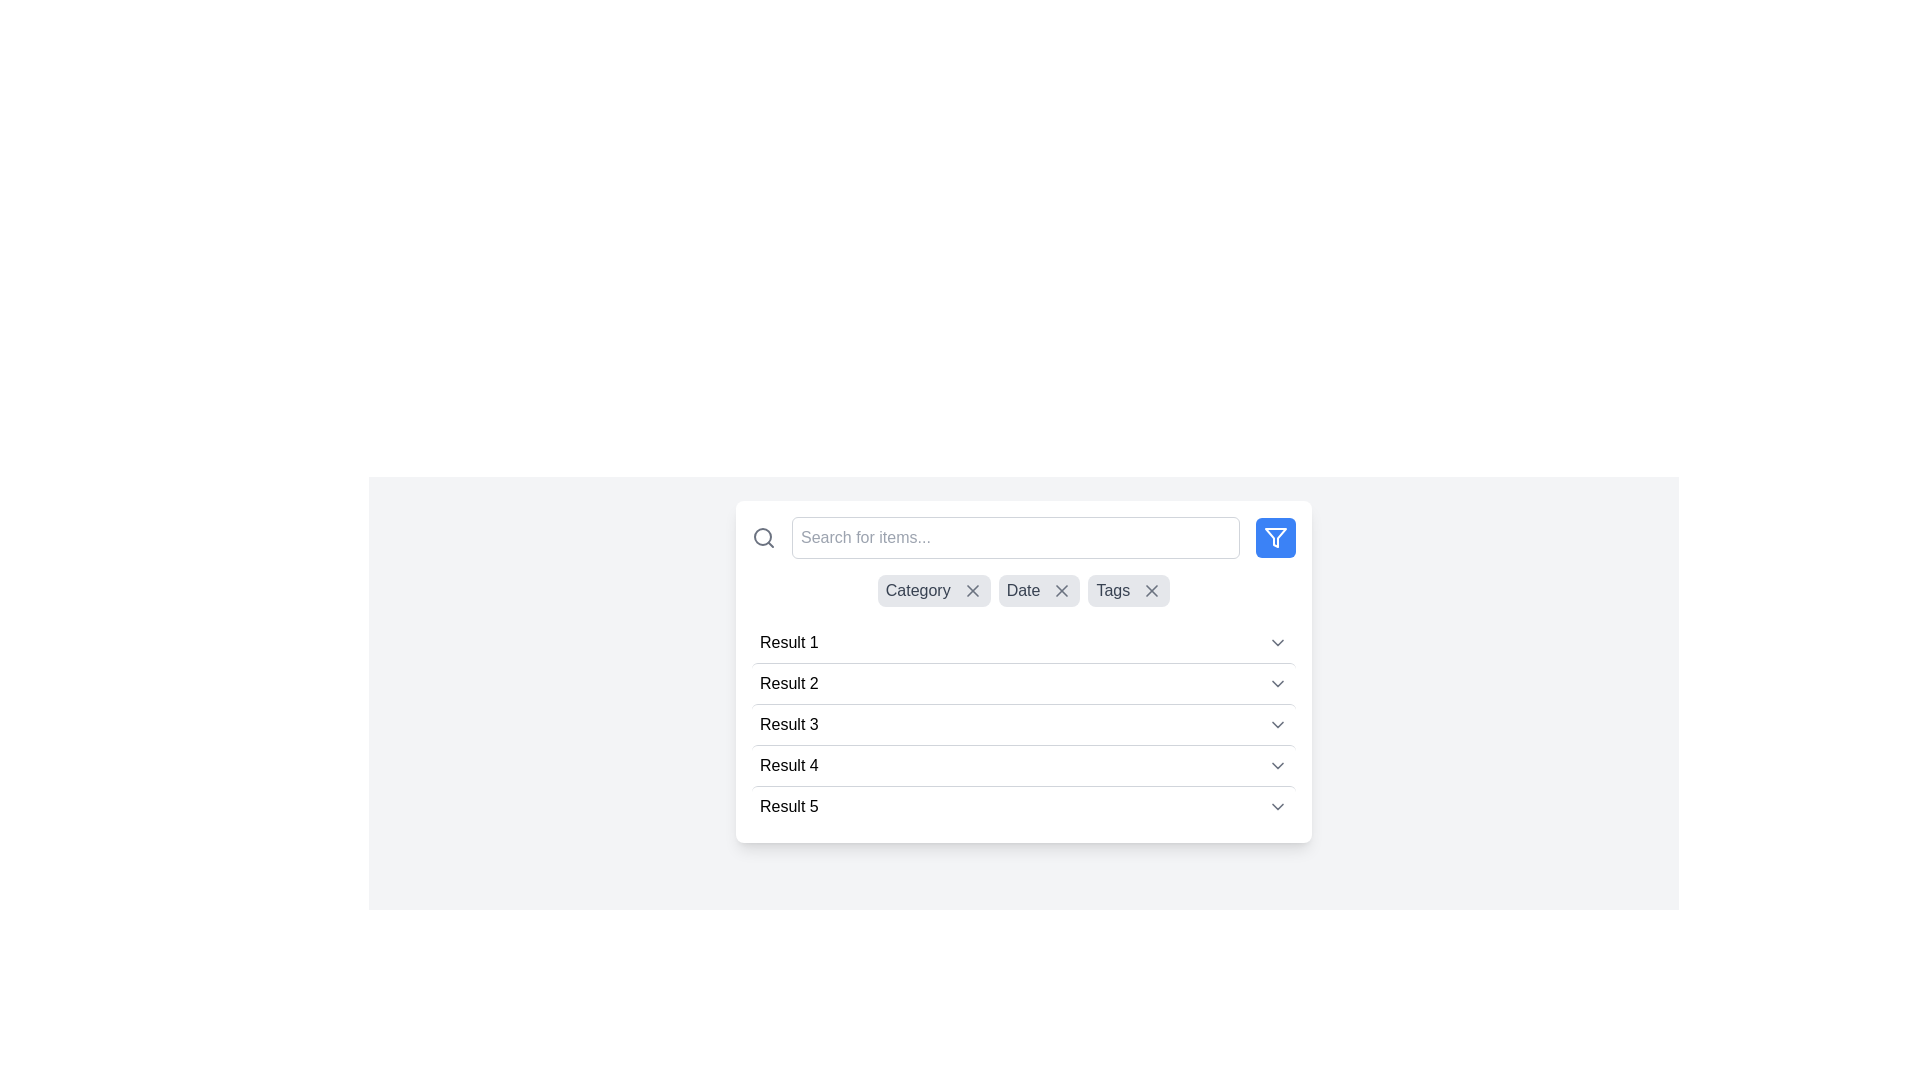 This screenshot has height=1080, width=1920. What do you see at coordinates (1023, 764) in the screenshot?
I see `the list item labeled 'Result 4' in the dropdown menu` at bounding box center [1023, 764].